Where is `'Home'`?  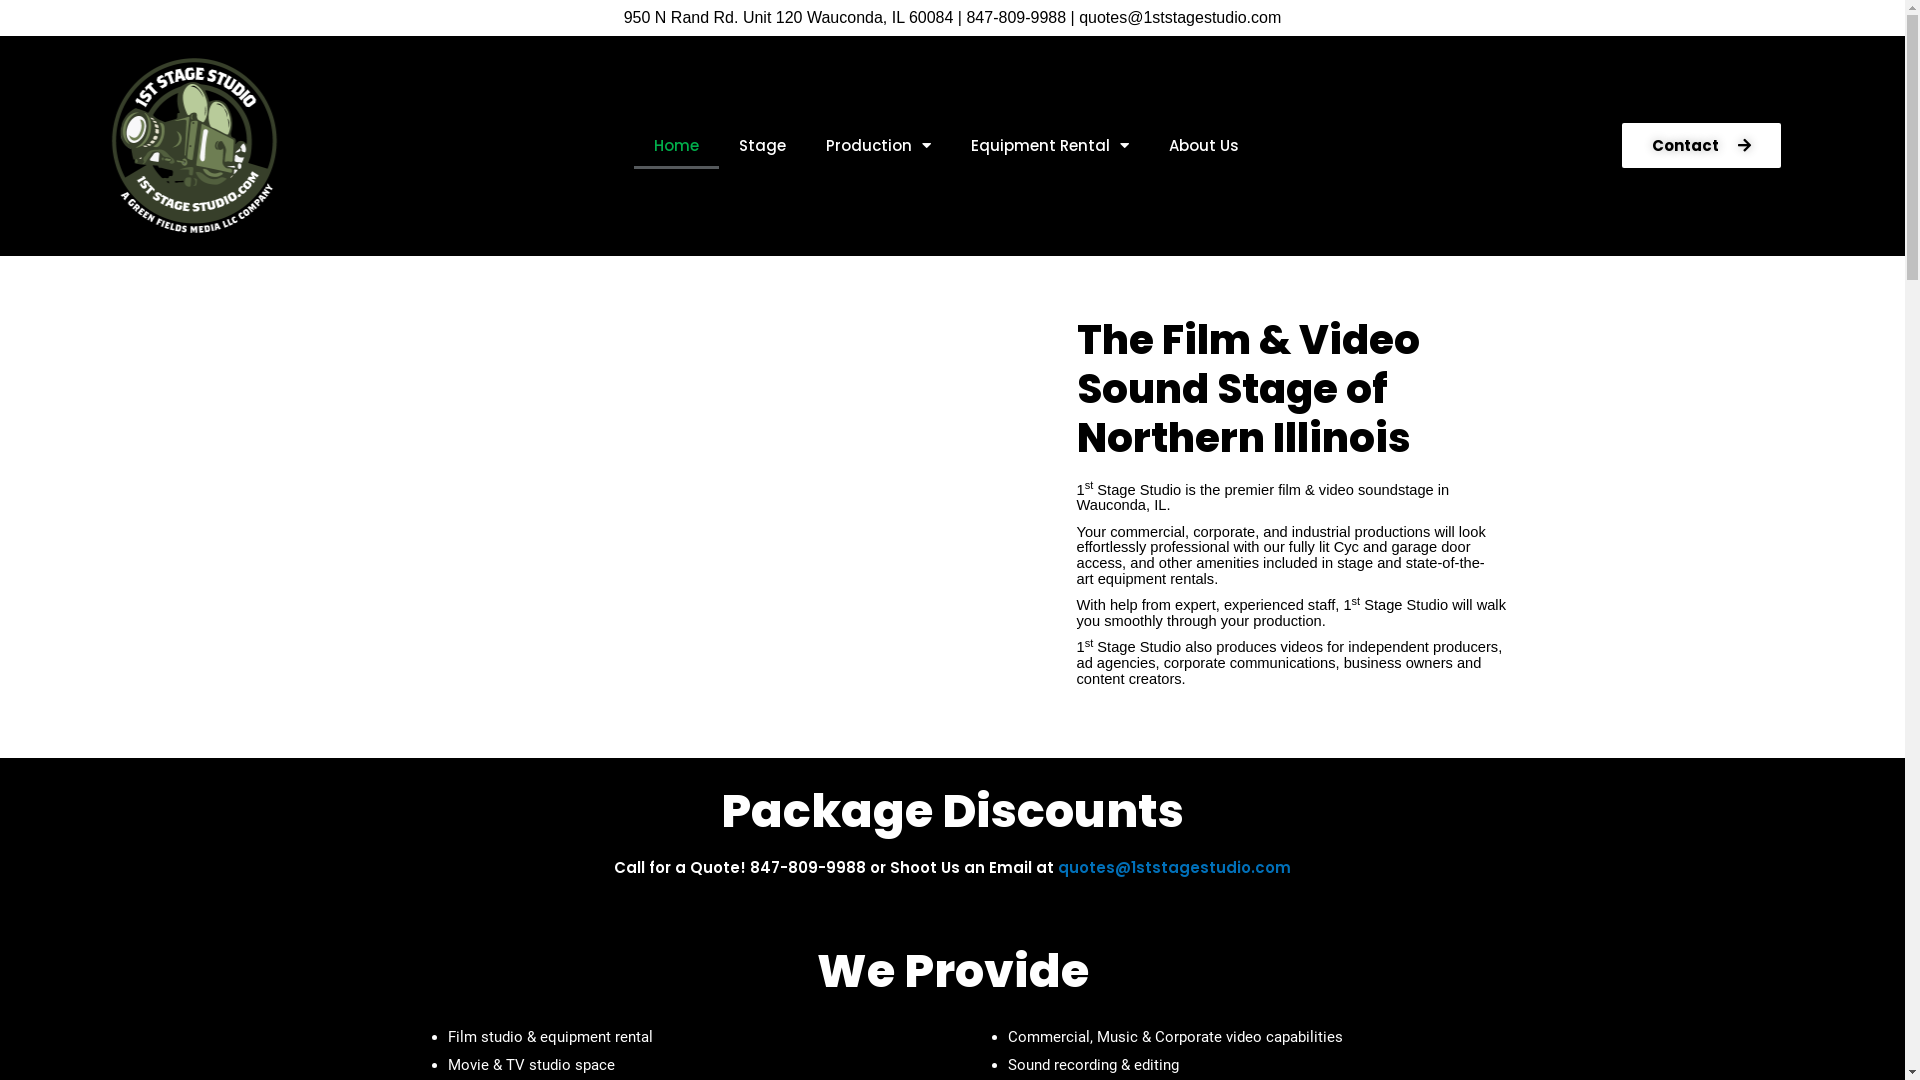 'Home' is located at coordinates (676, 145).